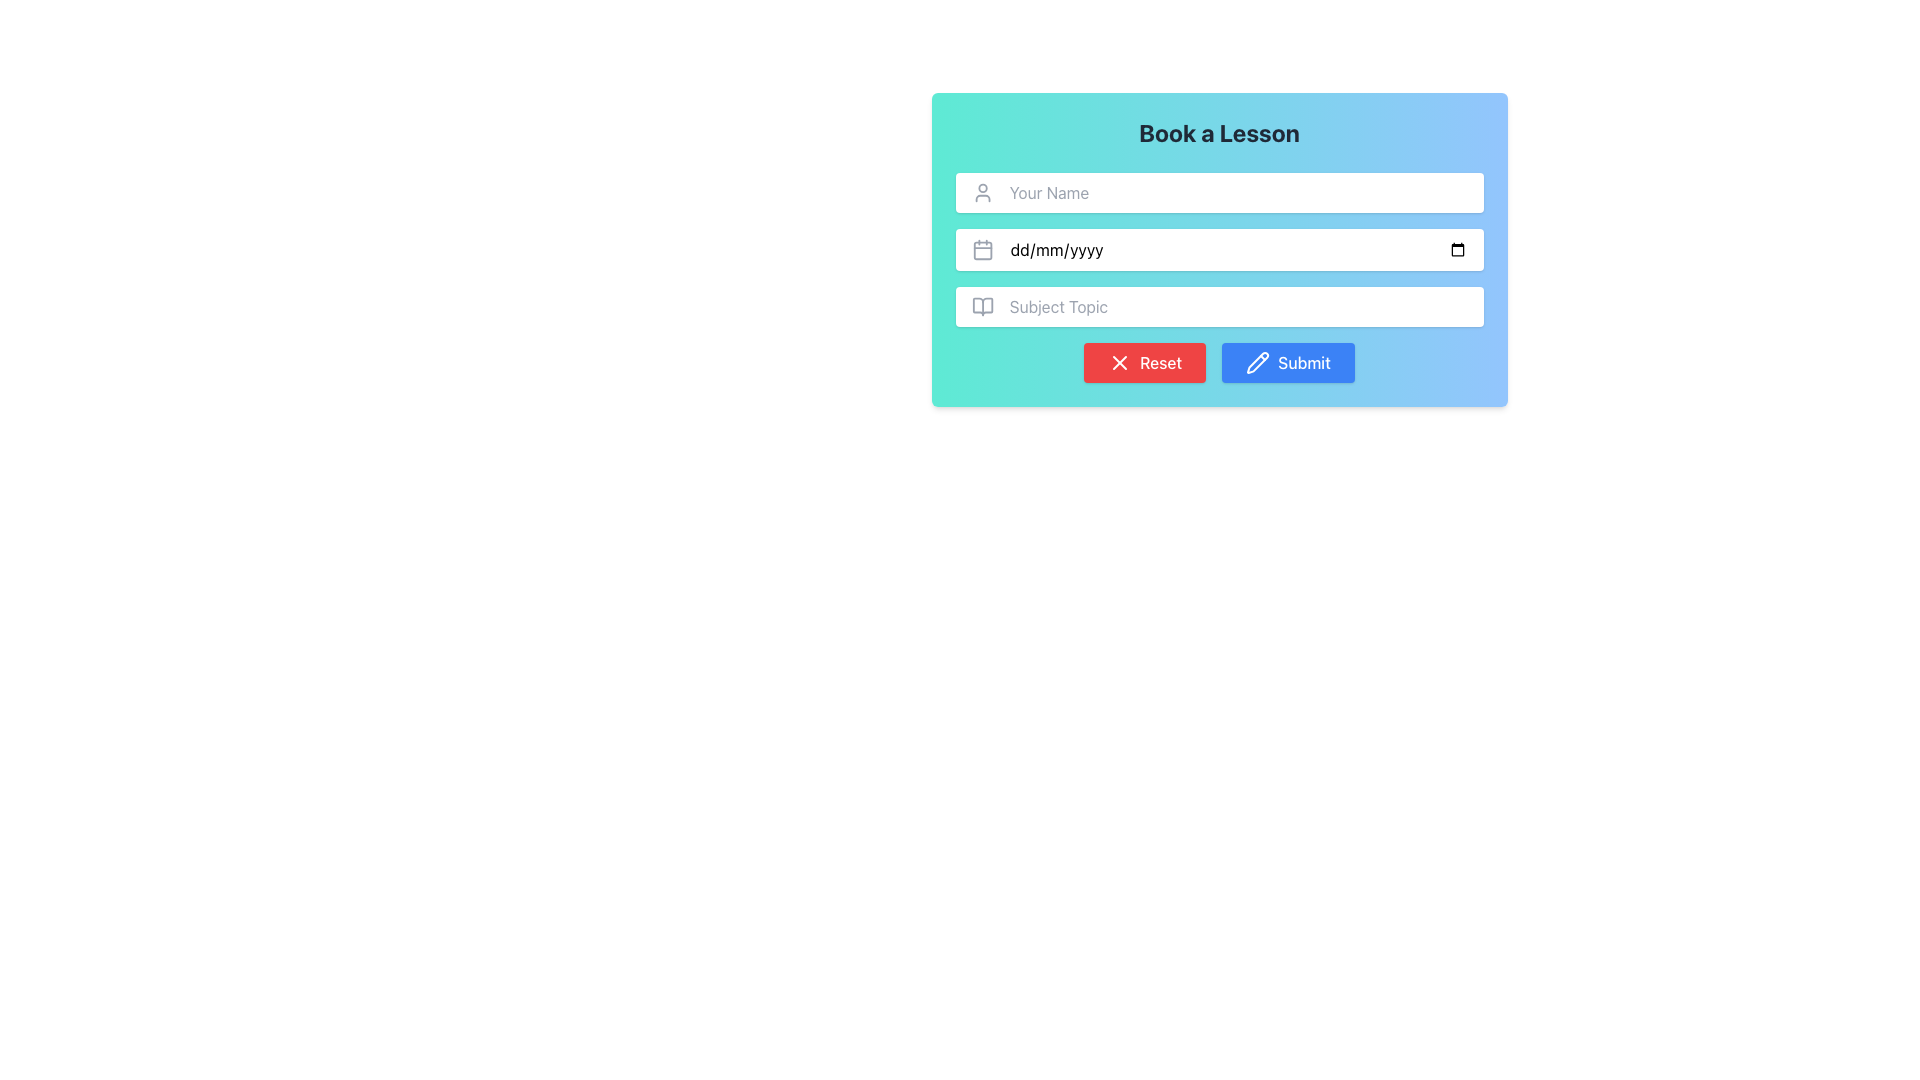  Describe the element at coordinates (982, 249) in the screenshot. I see `the calendar icon indicating the date field for the 'Book a Lesson' form, which is positioned to the left of the 'dd/mm/yyyy' input field` at that location.